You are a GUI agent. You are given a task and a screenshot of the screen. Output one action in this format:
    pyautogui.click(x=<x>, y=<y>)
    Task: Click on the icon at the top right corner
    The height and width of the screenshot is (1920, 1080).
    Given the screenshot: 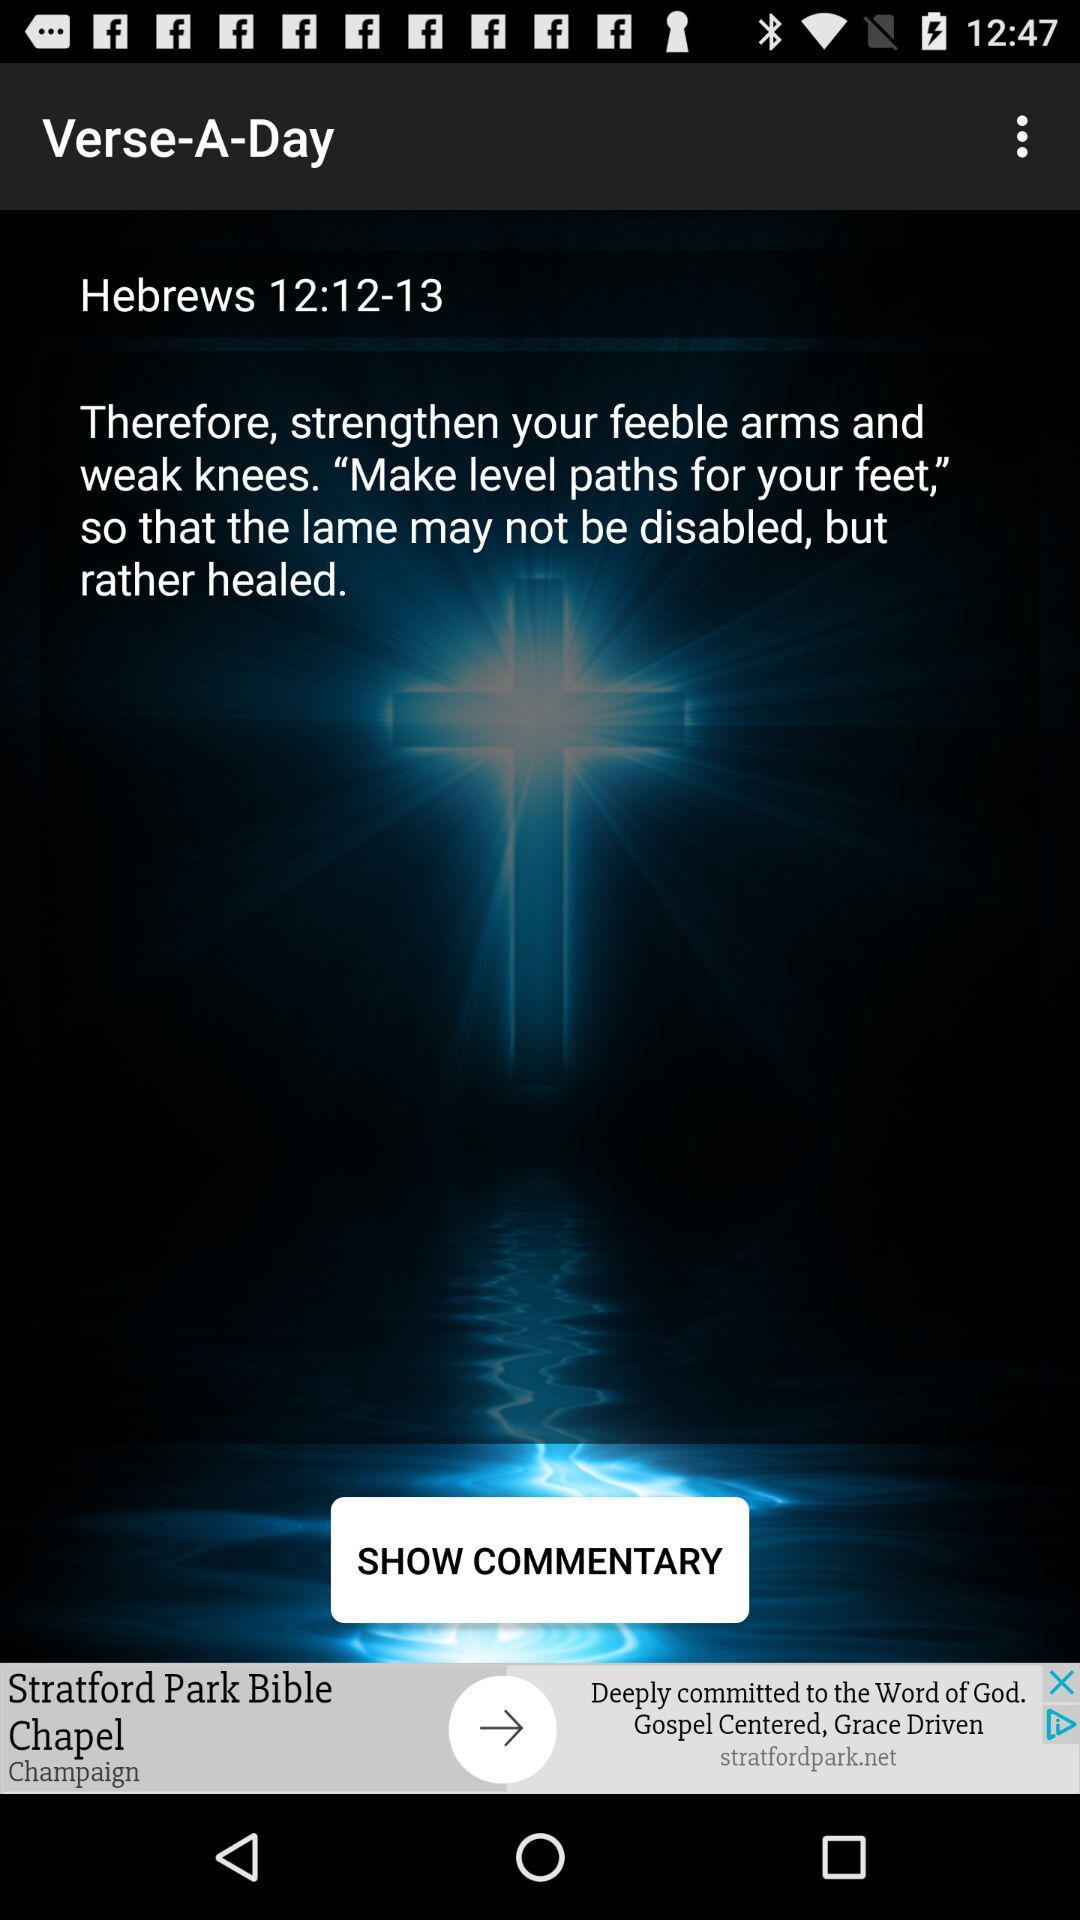 What is the action you would take?
    pyautogui.click(x=1027, y=135)
    